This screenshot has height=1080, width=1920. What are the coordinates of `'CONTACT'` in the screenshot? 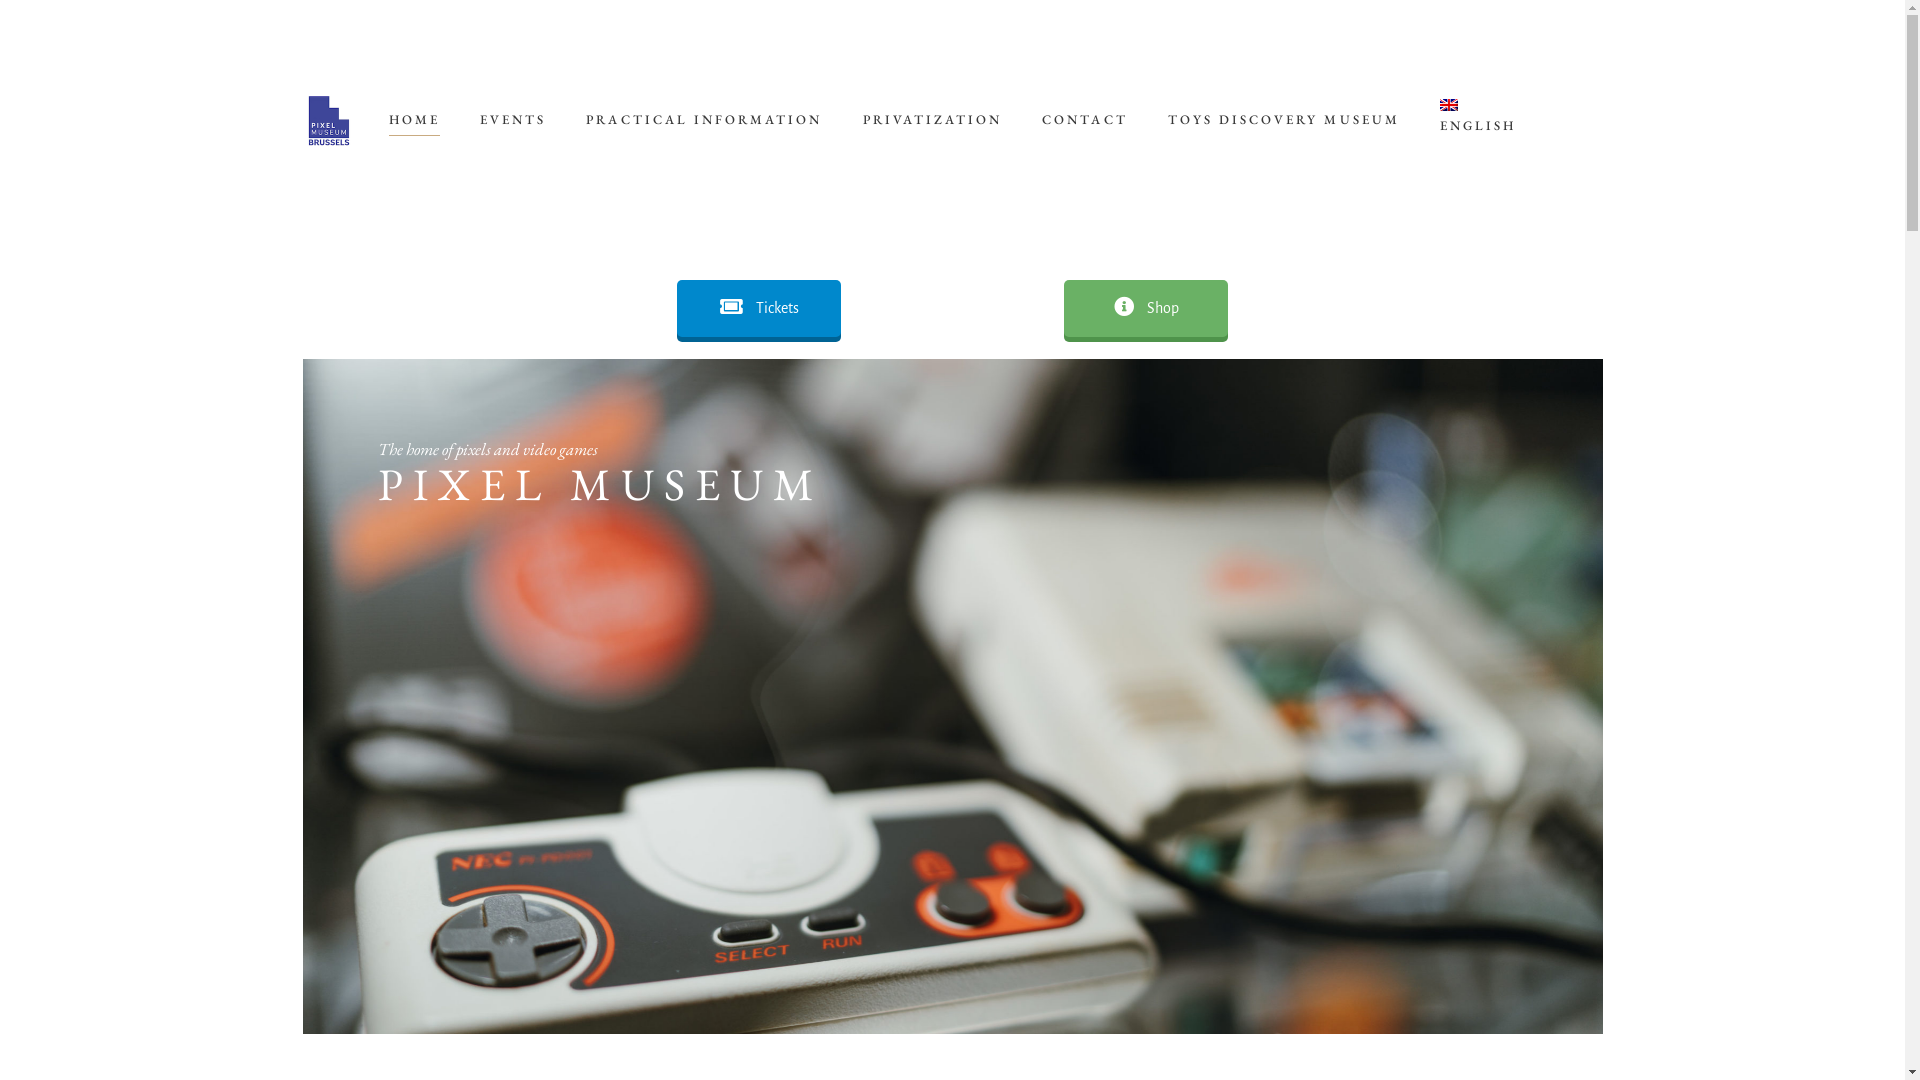 It's located at (1083, 119).